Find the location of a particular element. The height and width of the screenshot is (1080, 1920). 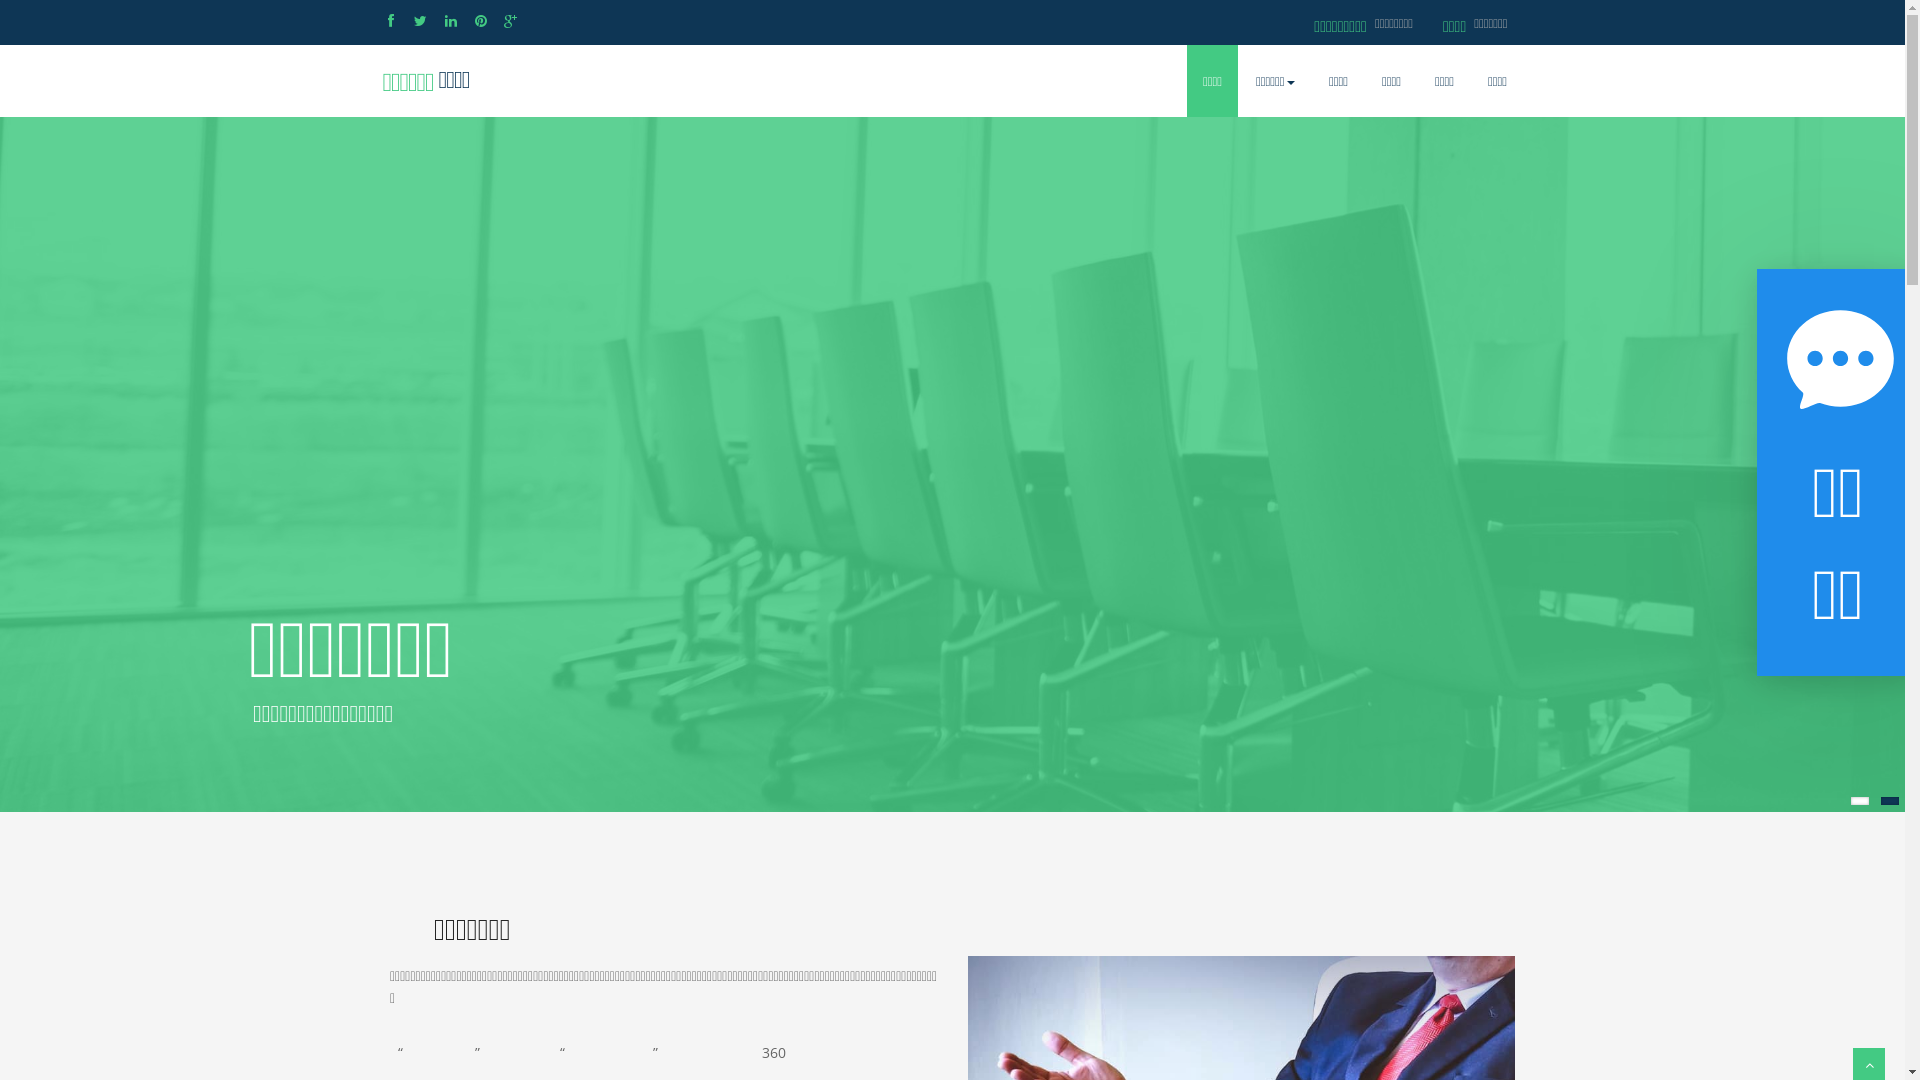

'1' is located at coordinates (1859, 800).